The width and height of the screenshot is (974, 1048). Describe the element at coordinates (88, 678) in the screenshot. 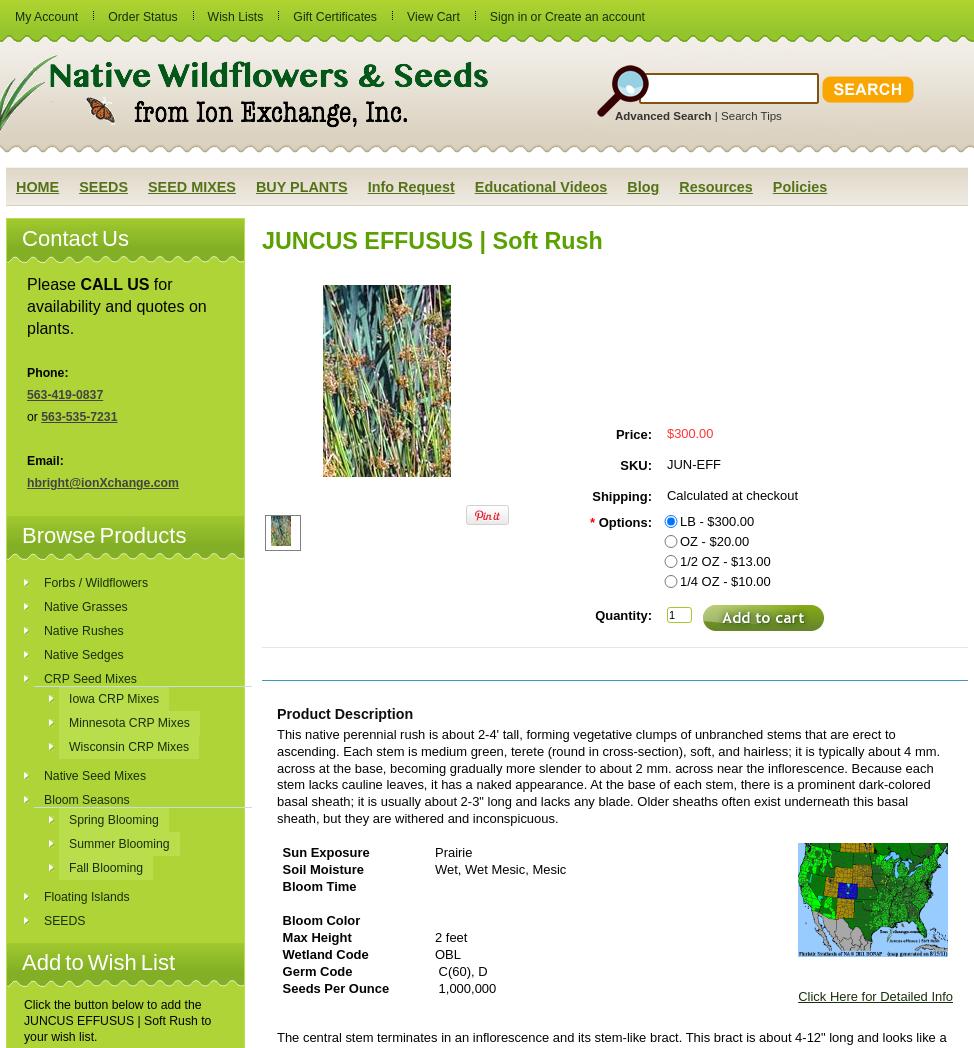

I see `'CRP Seed Mixes'` at that location.